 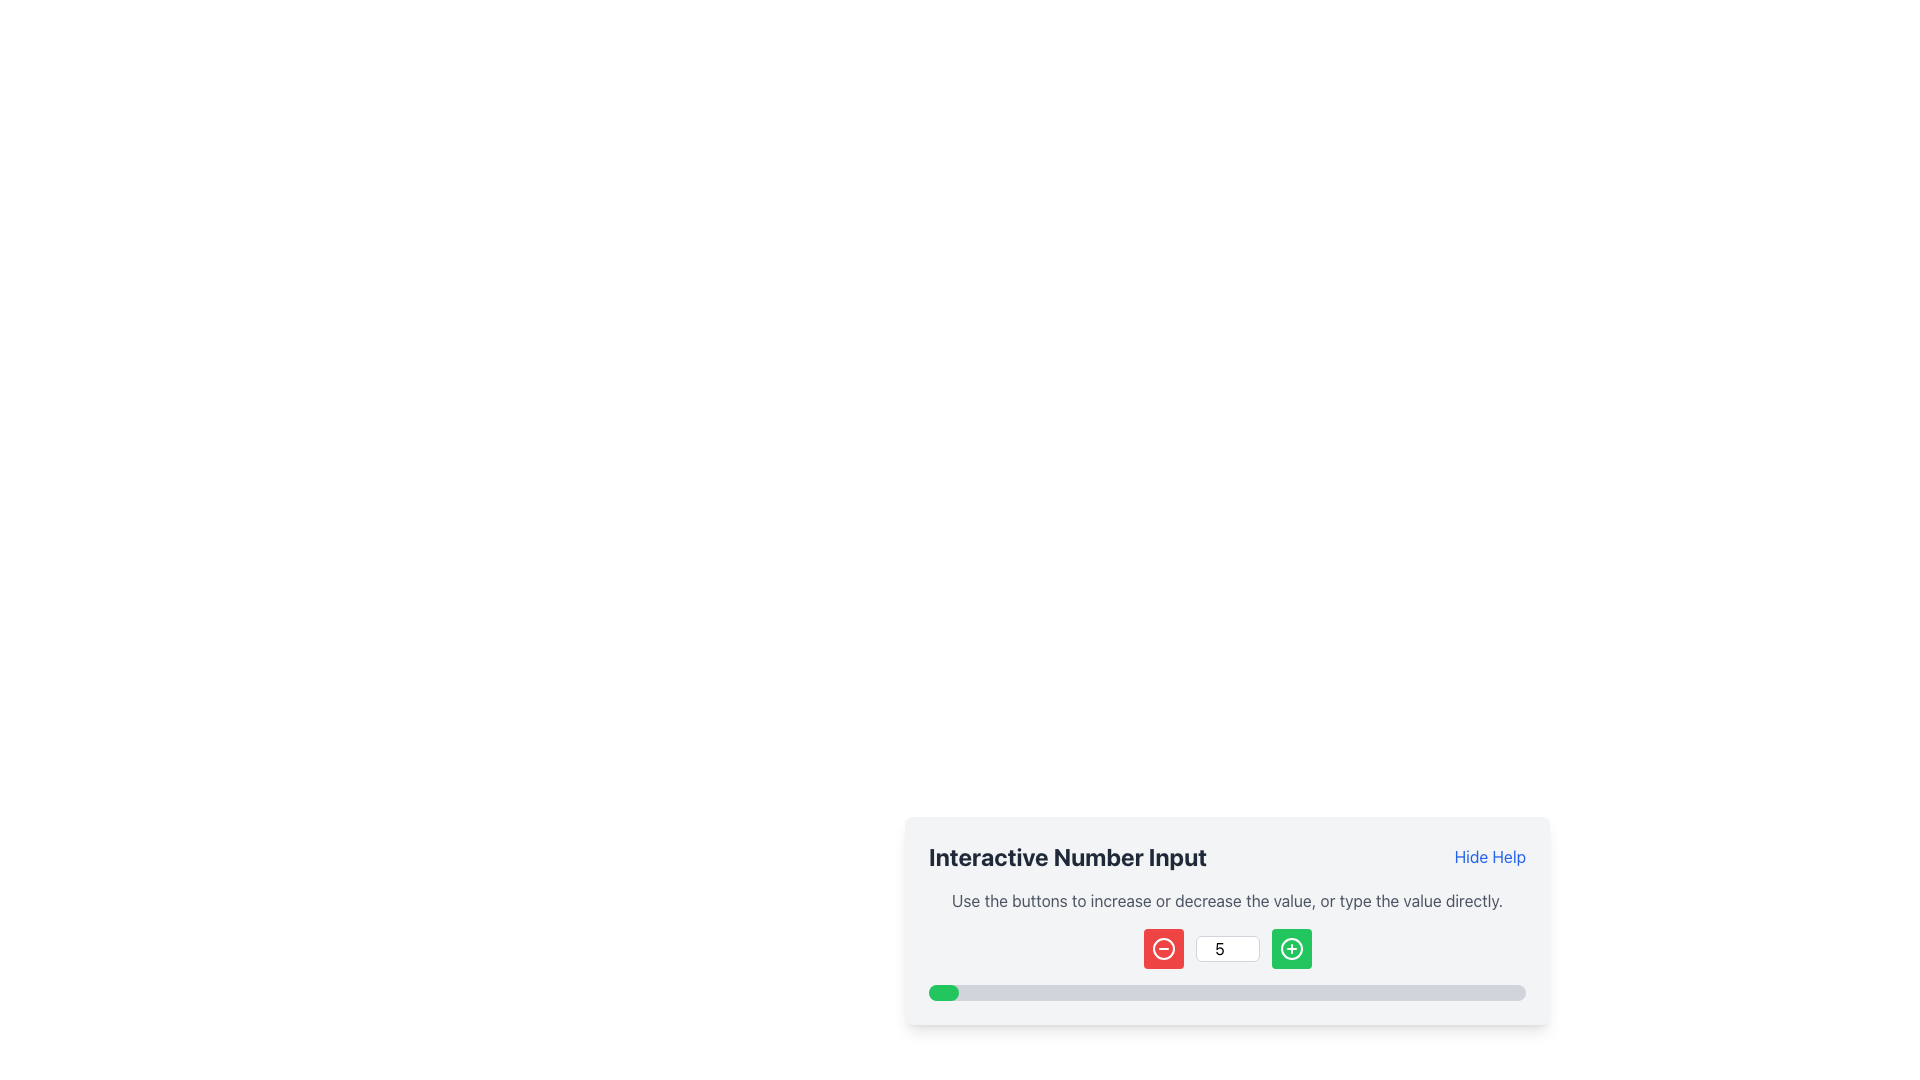 I want to click on the Progress Indicator, which visually represents the progress of a task and is located at the bottom of the interface layout, so click(x=942, y=992).